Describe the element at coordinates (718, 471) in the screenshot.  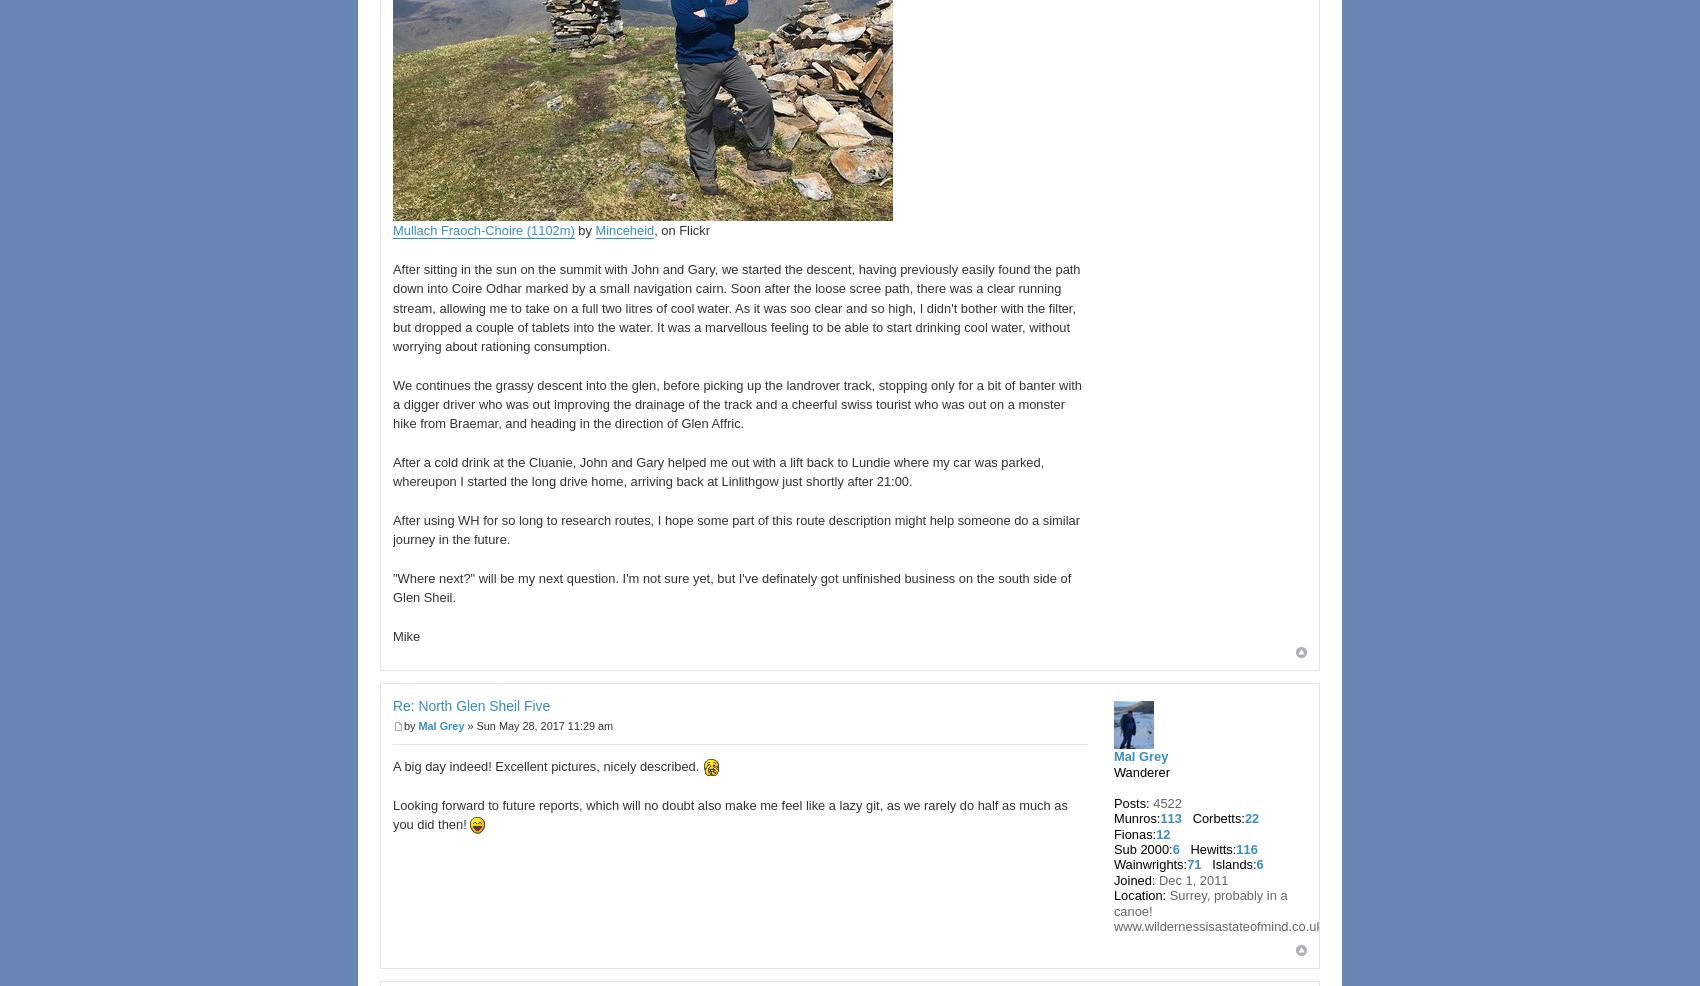
I see `'After a cold drink at the Cluanie, John and Gary helped me out with a lift back to Lundie where my car was parked, whereupon I started the long drive home, arriving back at Linlithgow just shortly after 21:00.'` at that location.